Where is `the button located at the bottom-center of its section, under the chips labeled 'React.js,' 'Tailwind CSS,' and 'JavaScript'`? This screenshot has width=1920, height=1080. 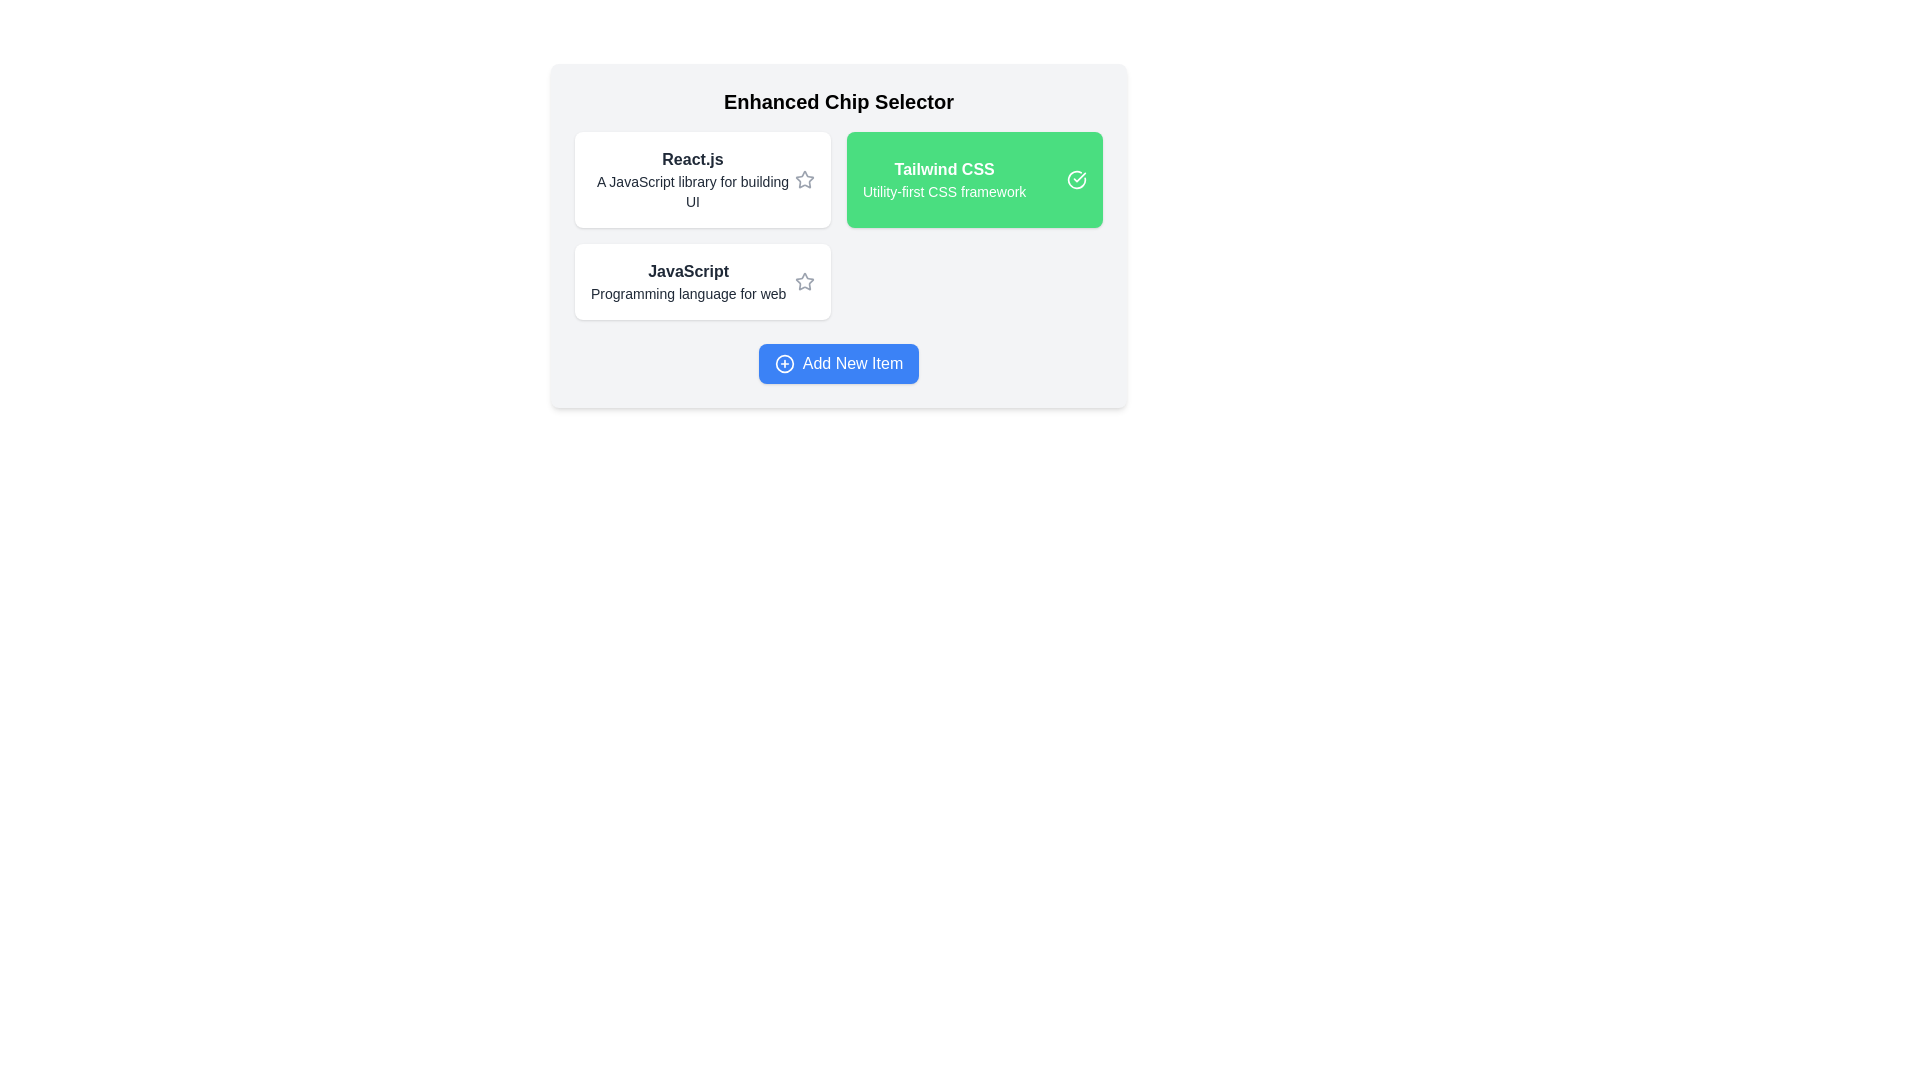 the button located at the bottom-center of its section, under the chips labeled 'React.js,' 'Tailwind CSS,' and 'JavaScript' is located at coordinates (839, 363).